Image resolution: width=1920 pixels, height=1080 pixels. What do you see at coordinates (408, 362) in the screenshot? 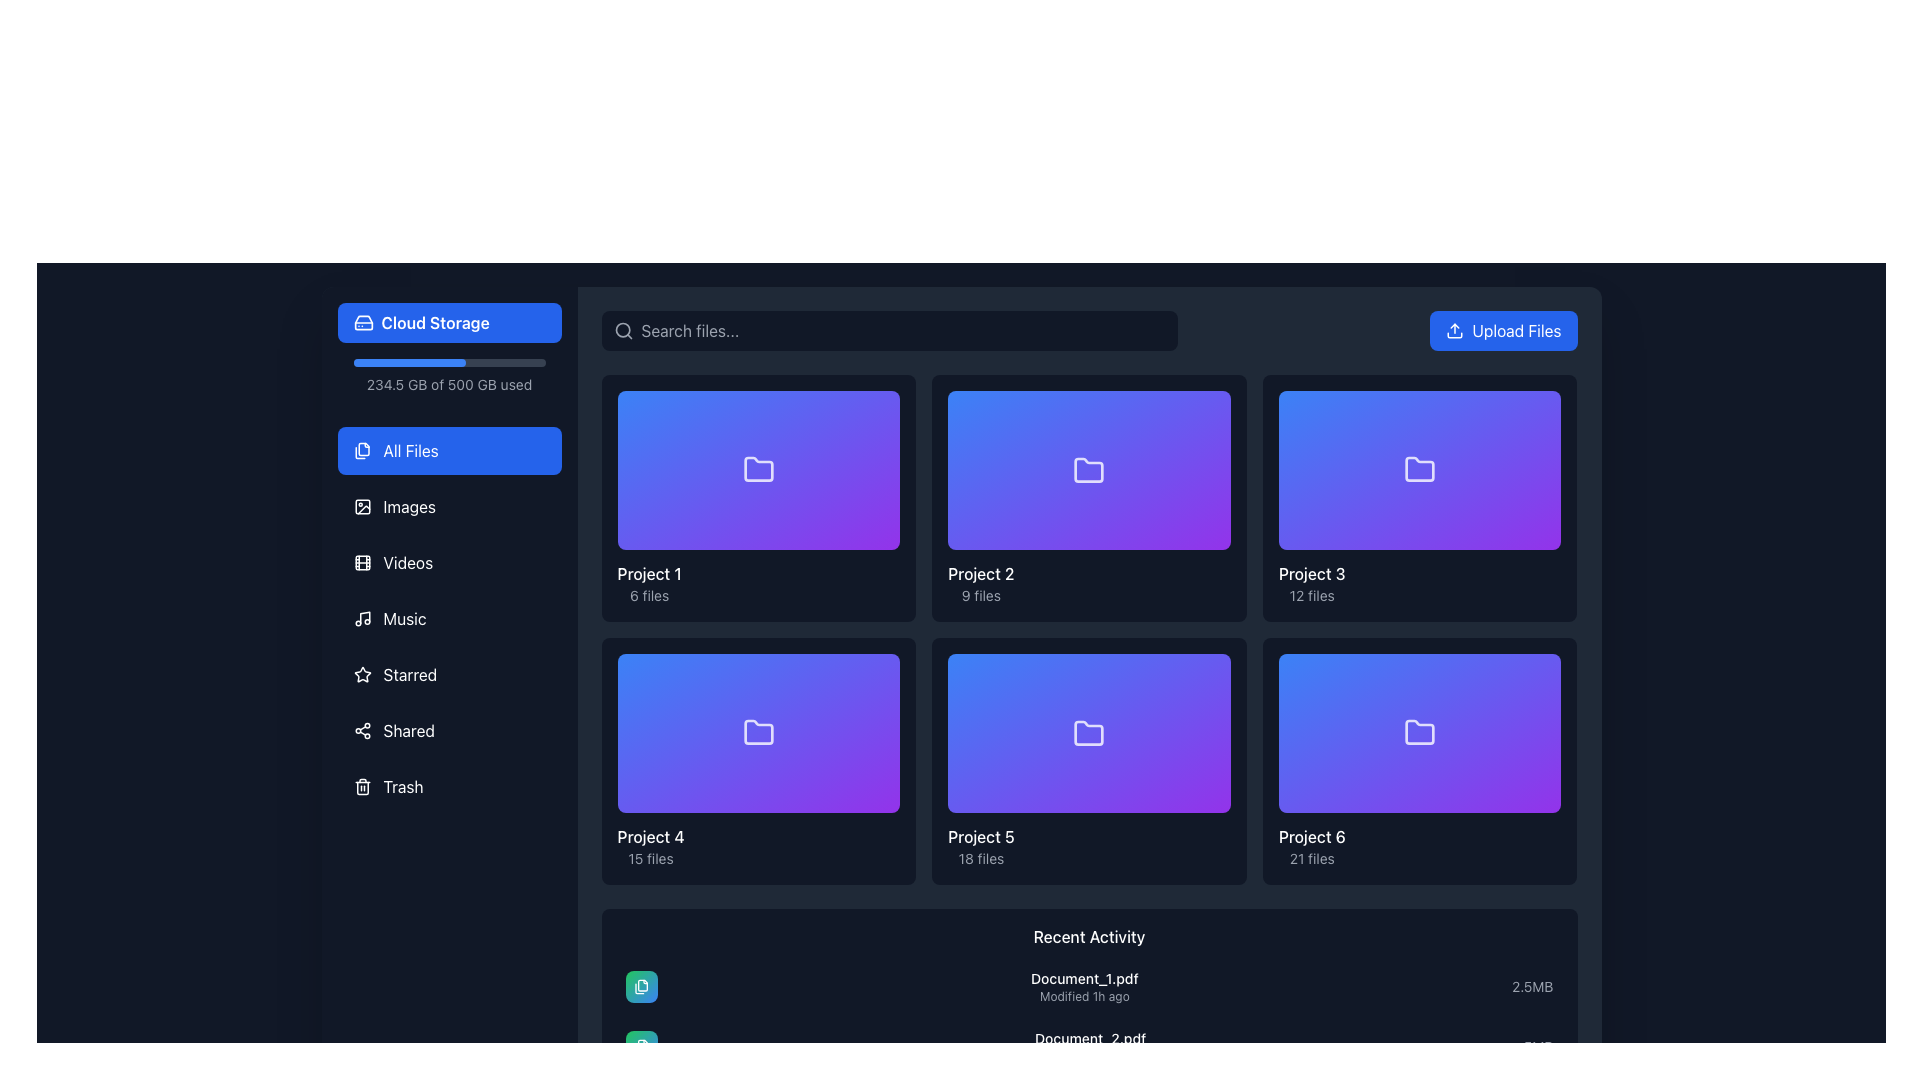
I see `the blue filled segment of the progress bar located beneath the 'Cloud Storage' label in the left sidebar` at bounding box center [408, 362].